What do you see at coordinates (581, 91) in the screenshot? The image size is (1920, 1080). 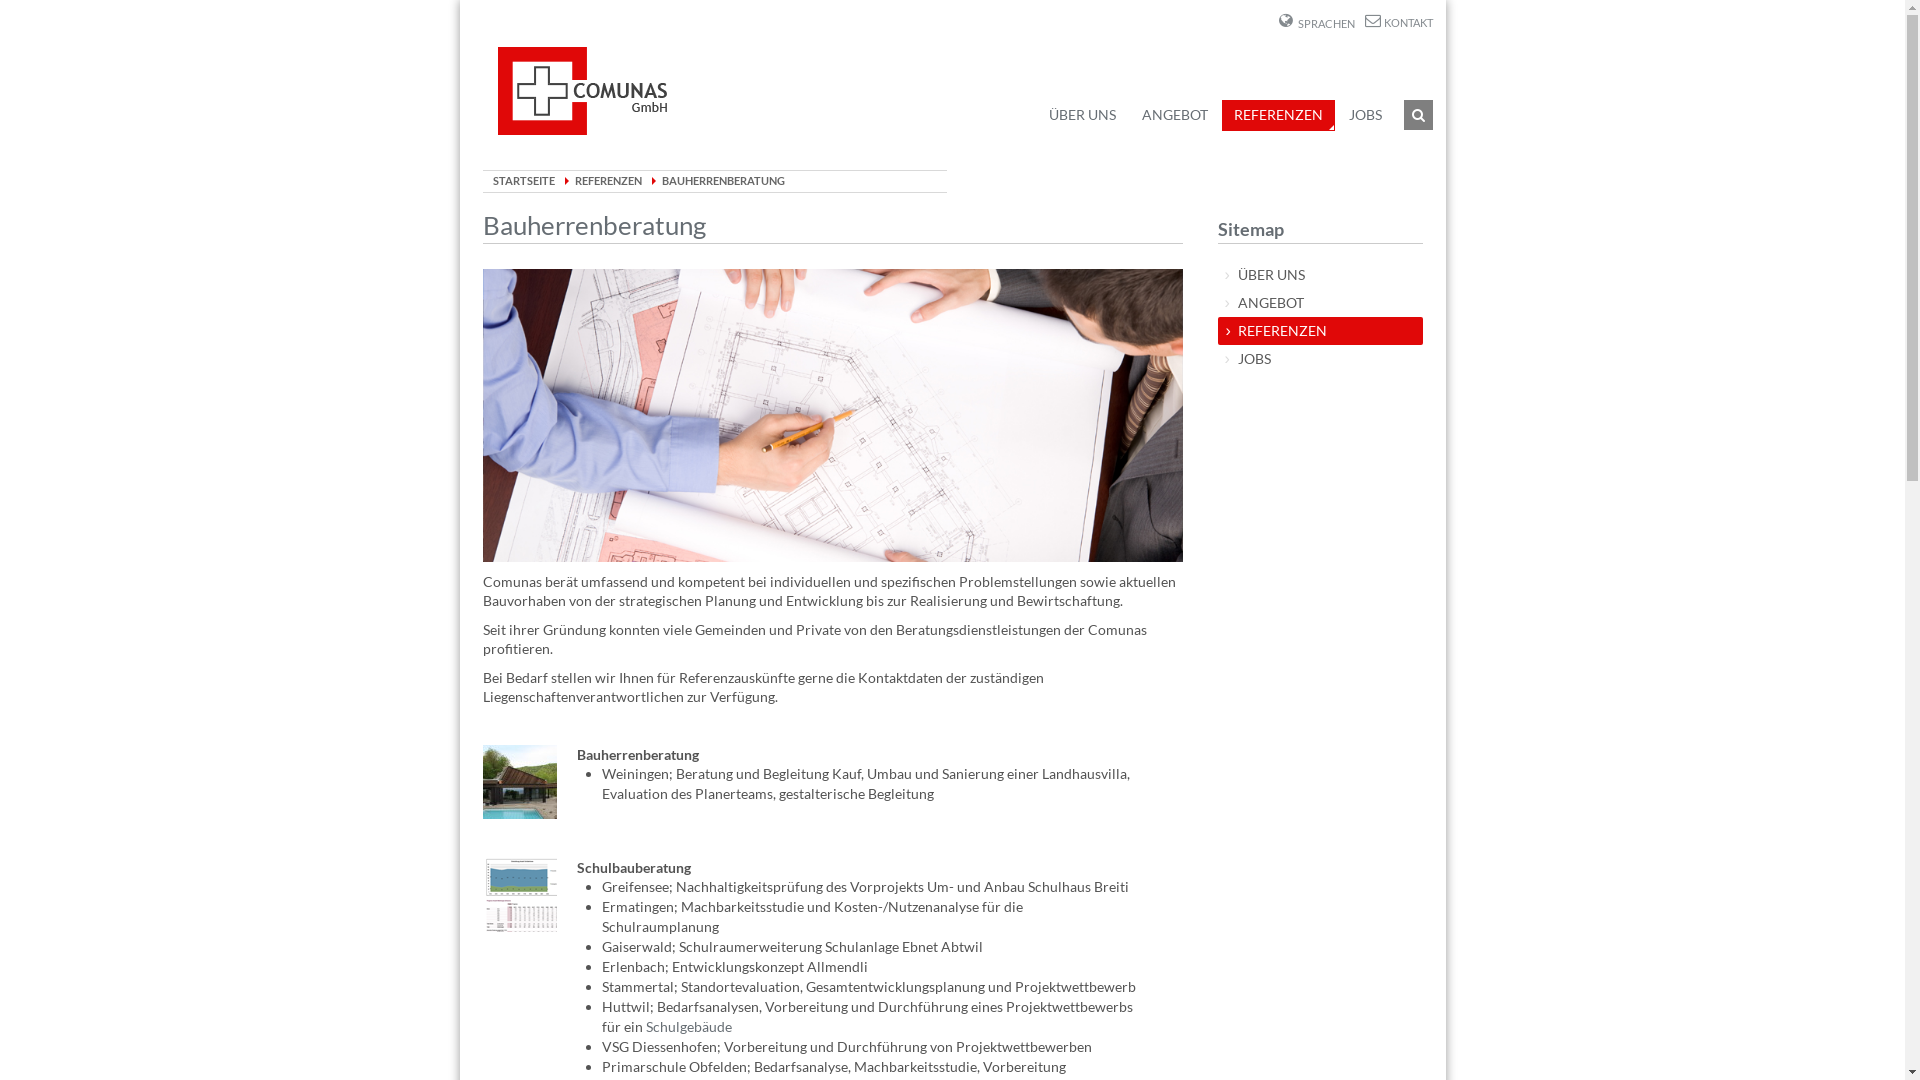 I see `'Comunas Home'` at bounding box center [581, 91].